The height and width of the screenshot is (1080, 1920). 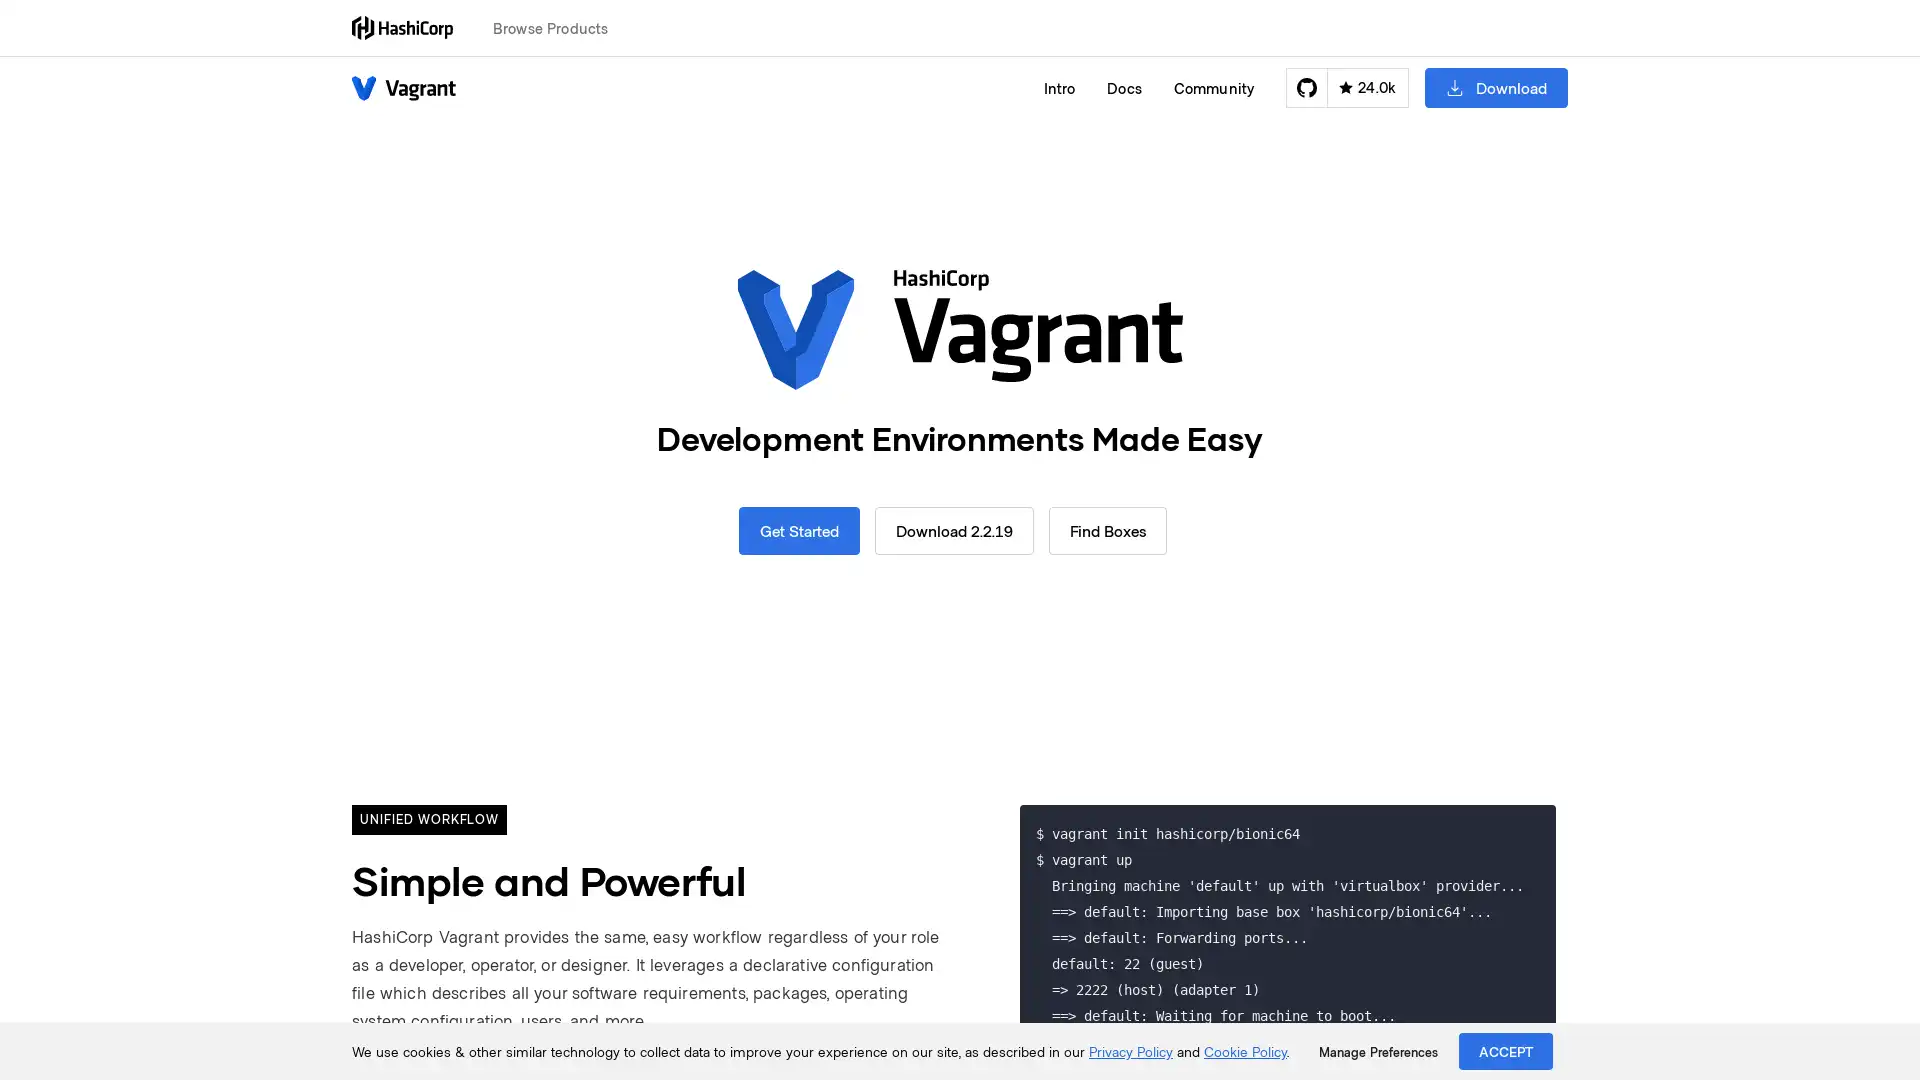 I want to click on Manage Preferences, so click(x=1377, y=1051).